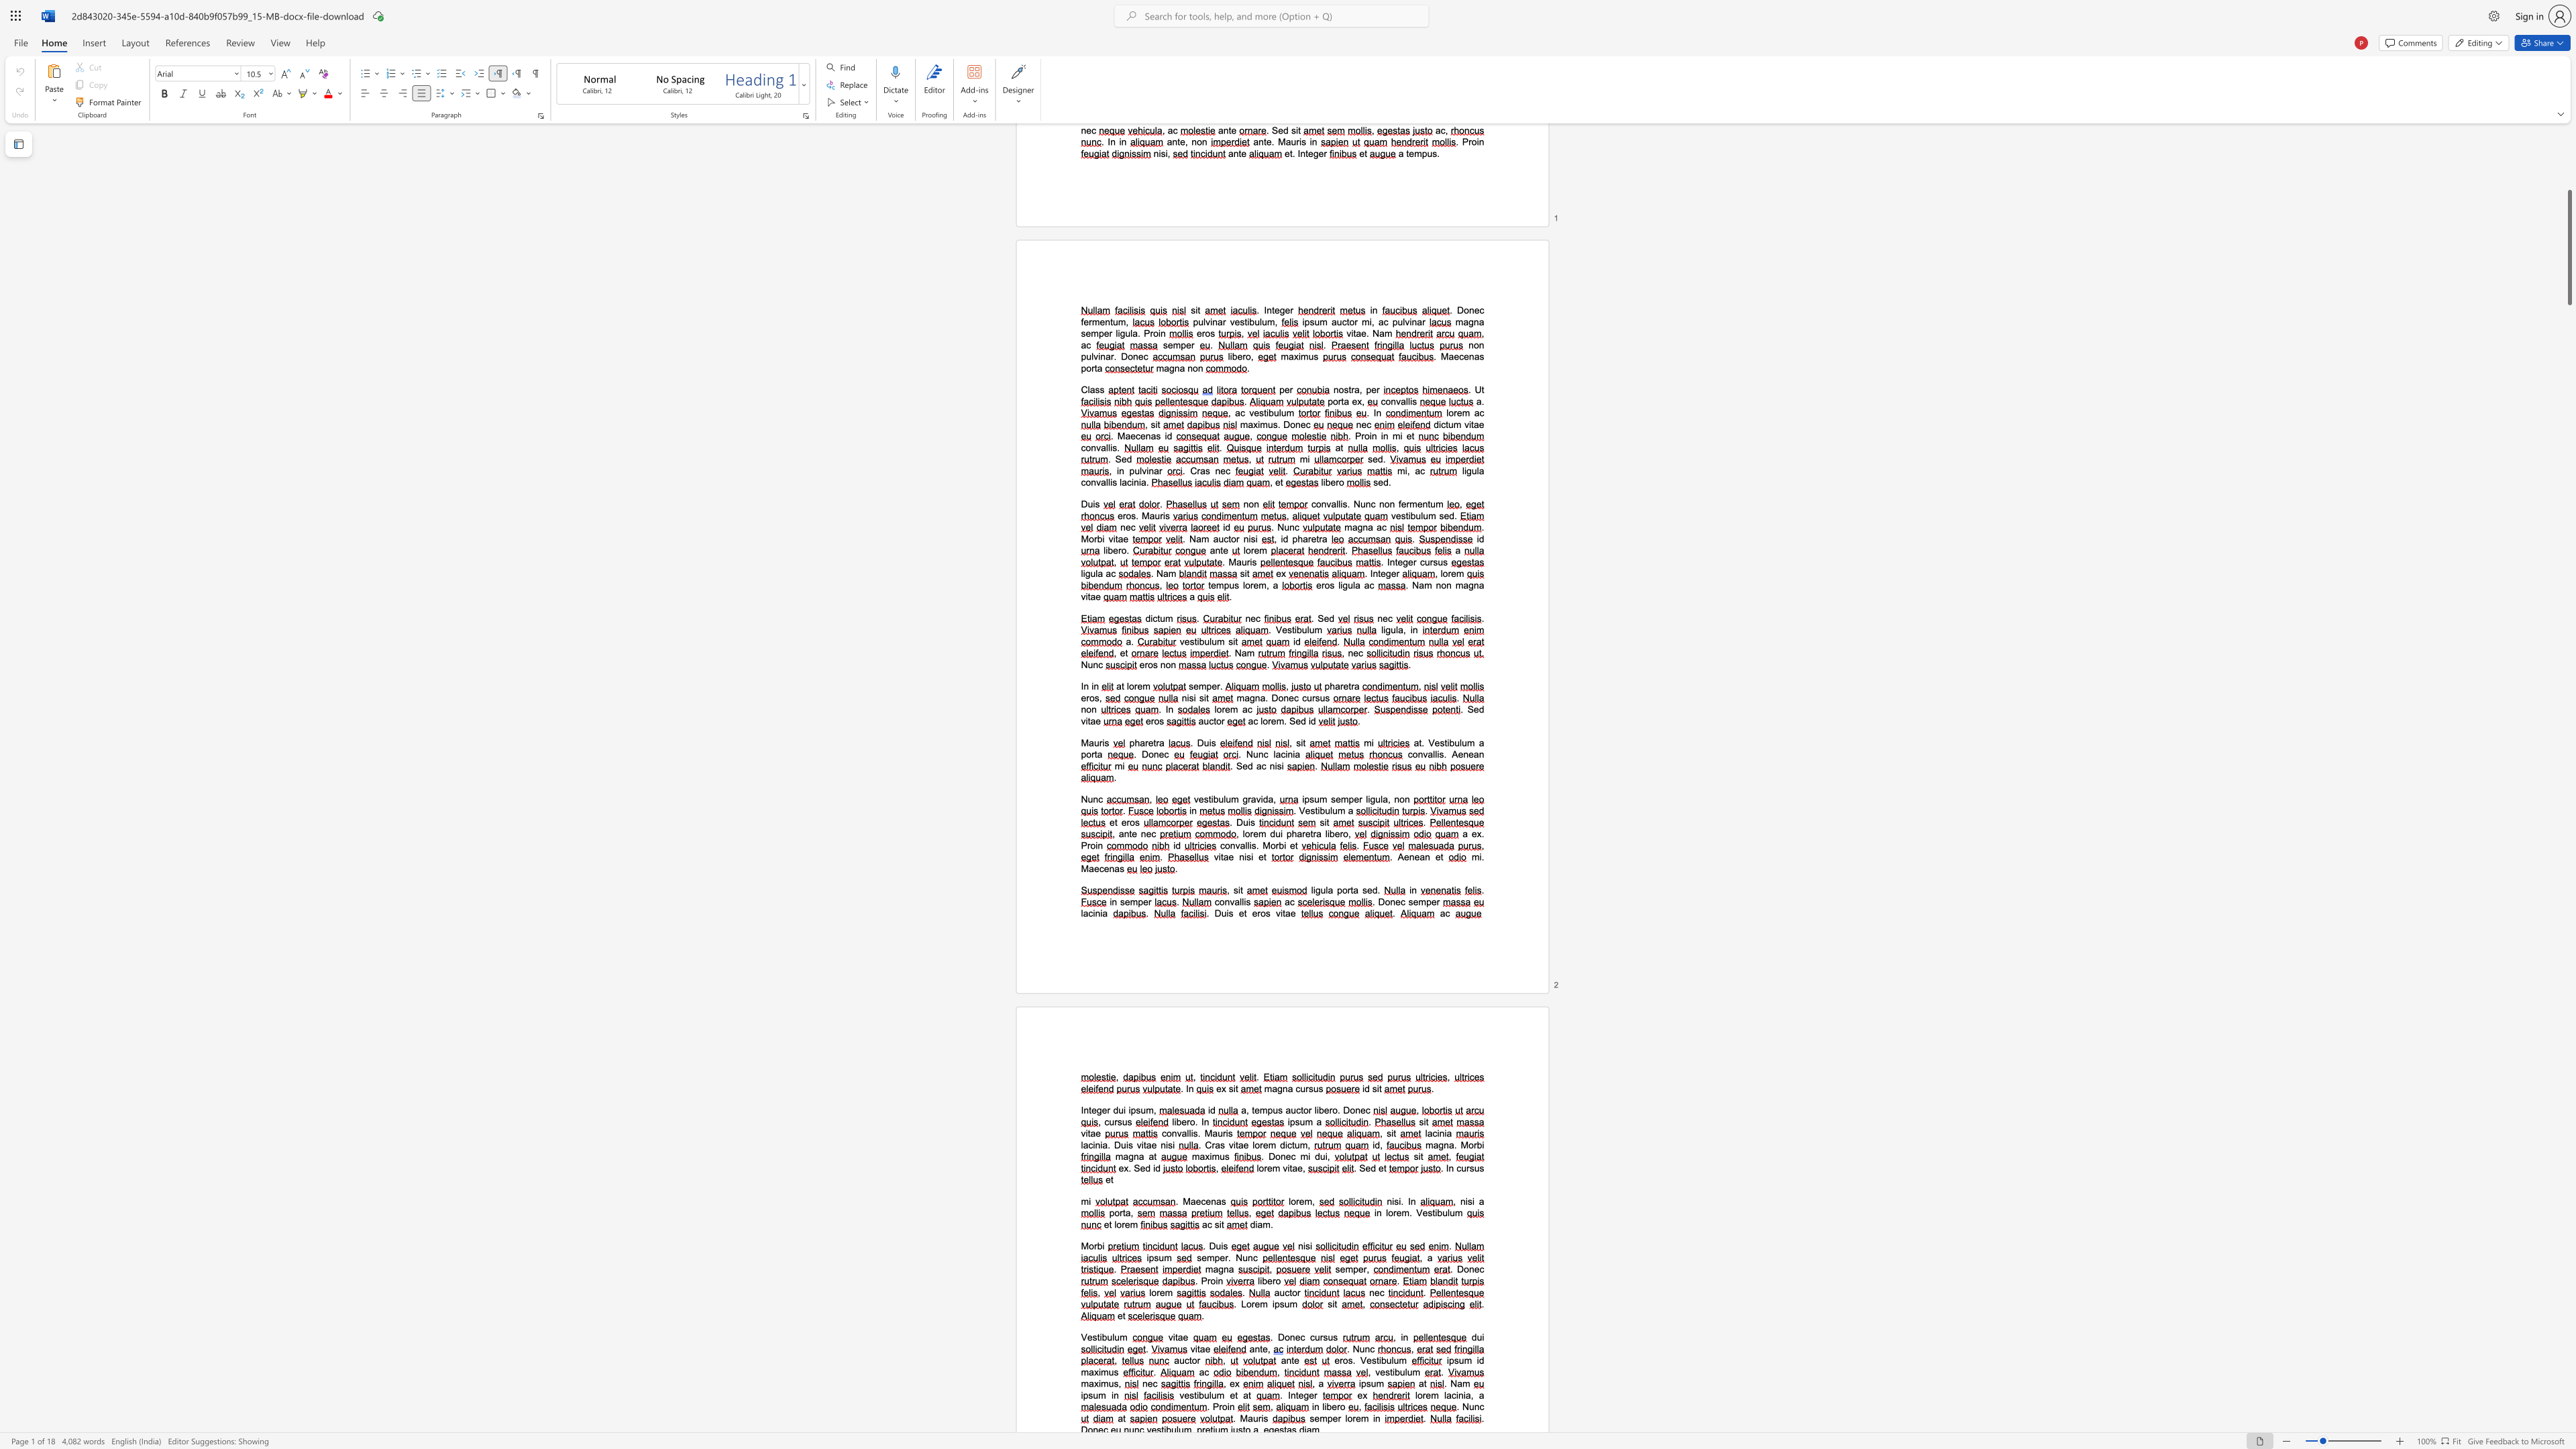 Image resolution: width=2576 pixels, height=1449 pixels. I want to click on the 1th character "." in the text, so click(1199, 1132).